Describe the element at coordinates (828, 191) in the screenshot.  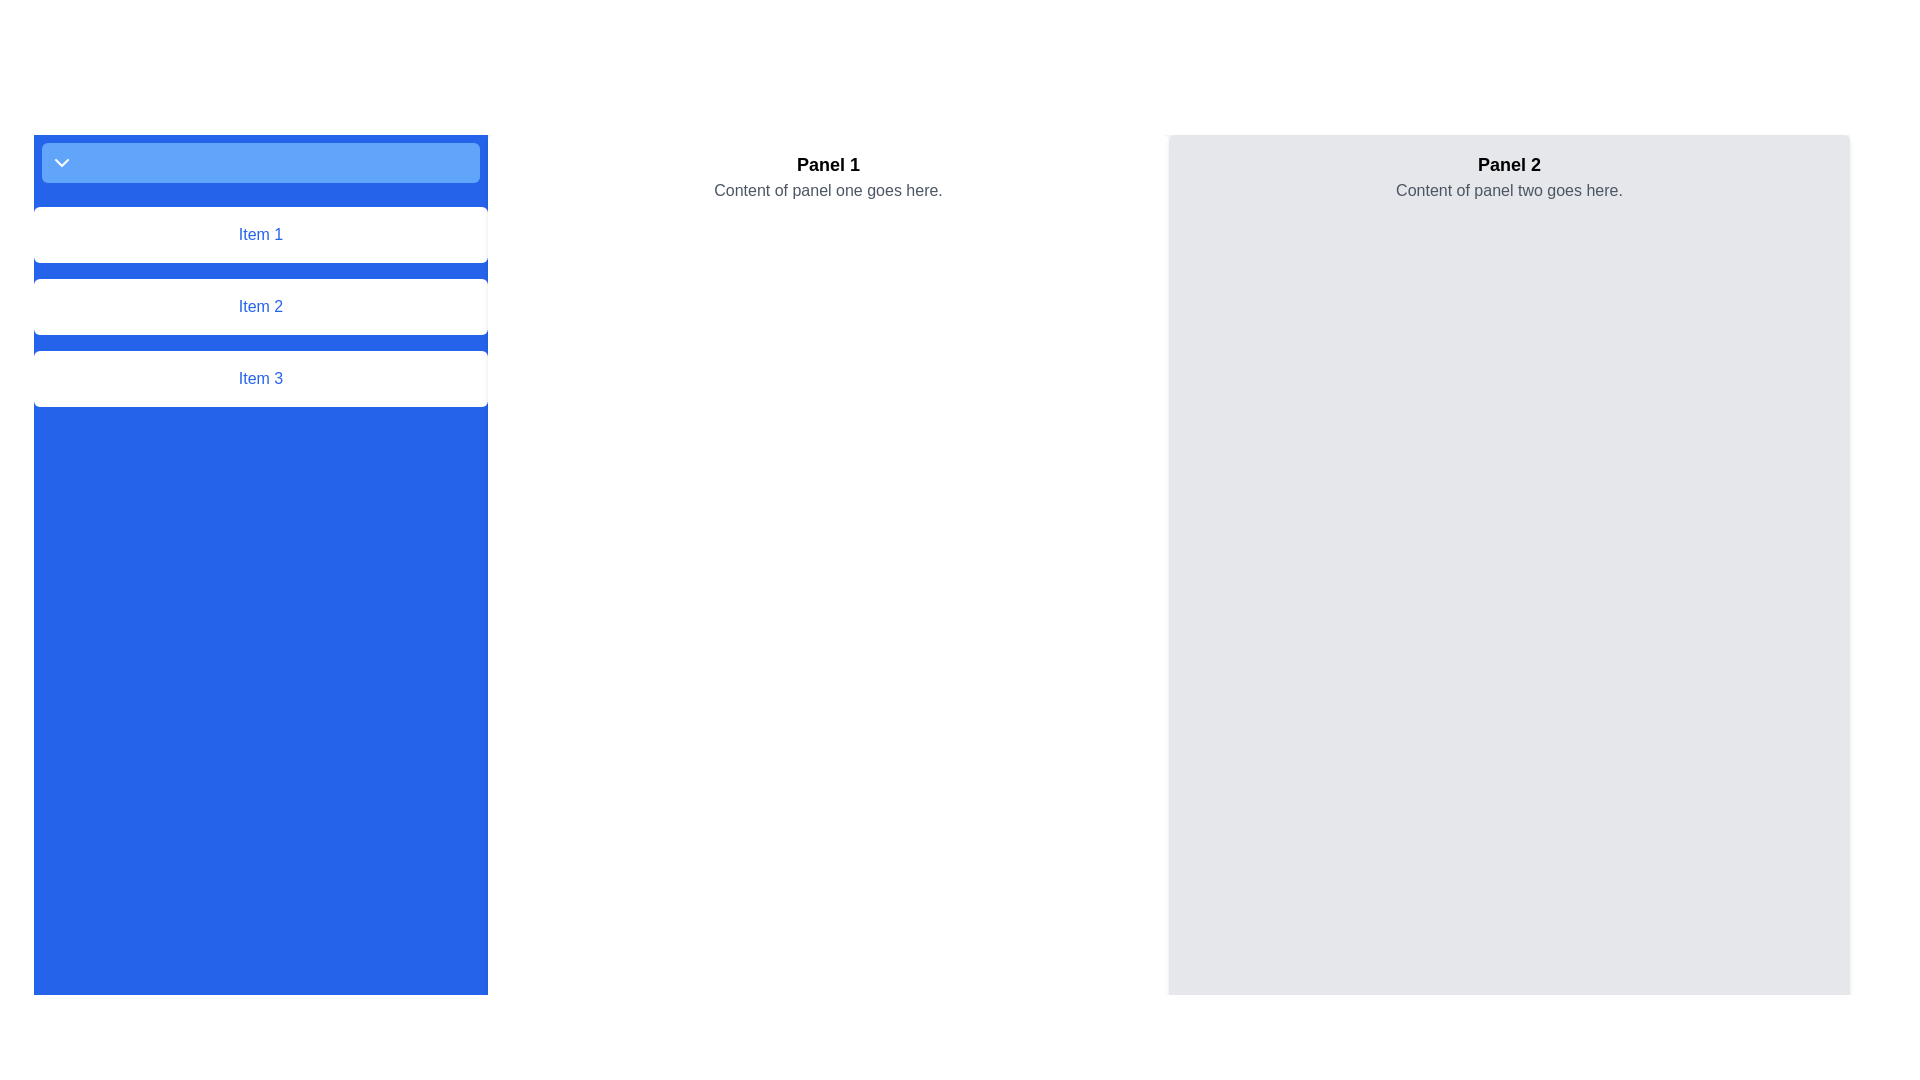
I see `the static text label reading 'Content of panel one goes here.' located under the header 'Panel 1' in the left panel of a two-panel layout` at that location.